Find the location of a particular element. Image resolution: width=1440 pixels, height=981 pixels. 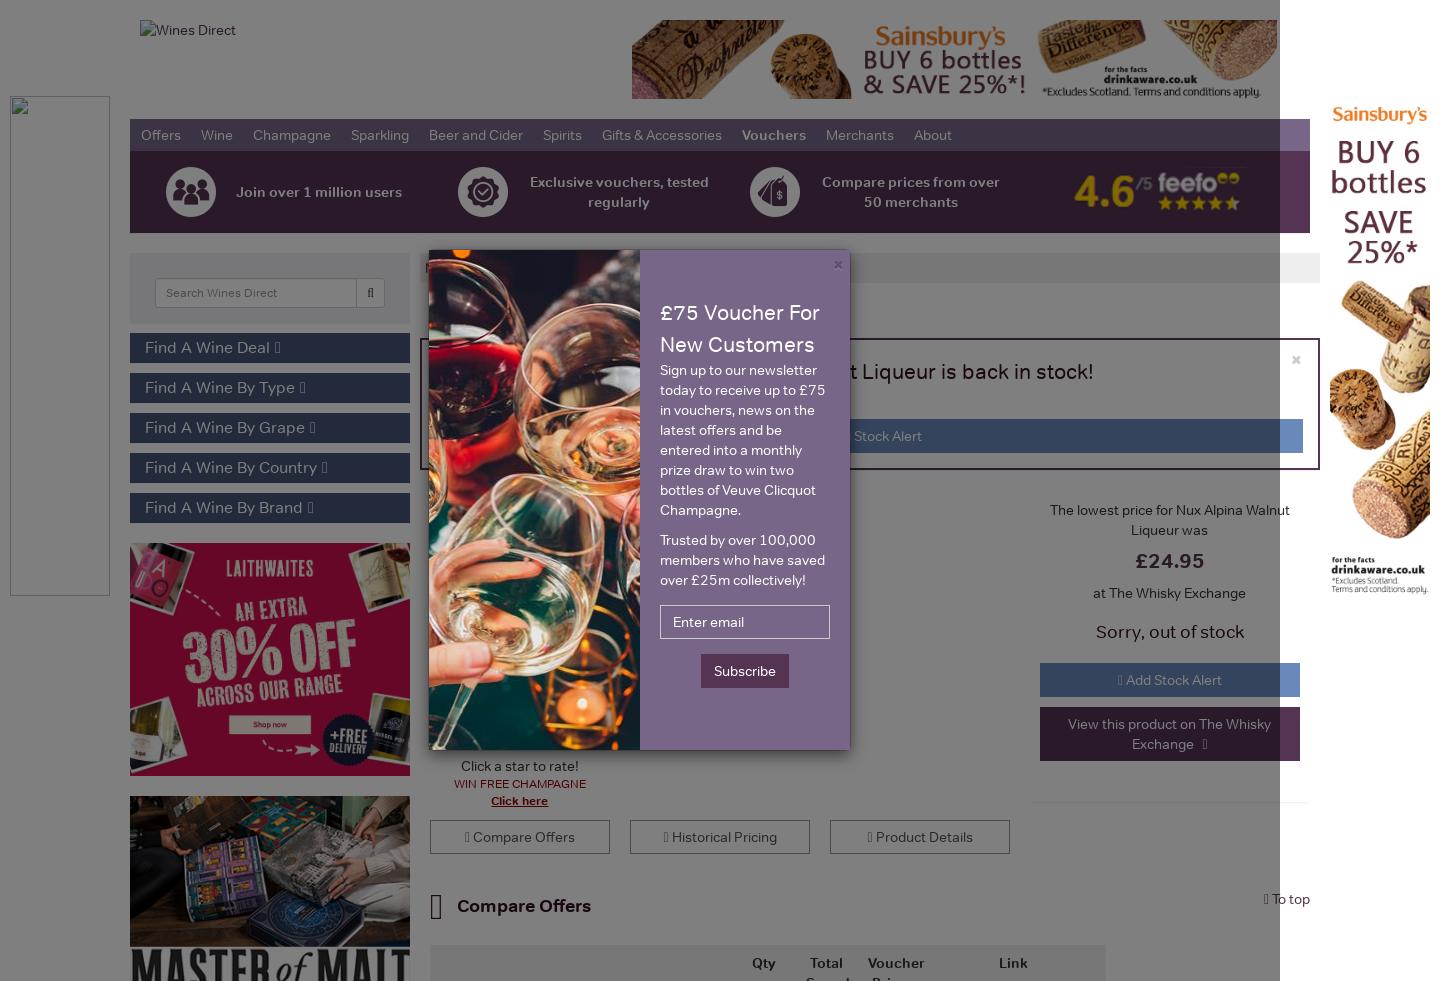

'Sign up to our newsletter today to receive up to £75 in vouchers, news on the latest offers and be entered into a monthly prize draw to win two bottles of Veuve Clicquot Champagne.' is located at coordinates (741, 438).